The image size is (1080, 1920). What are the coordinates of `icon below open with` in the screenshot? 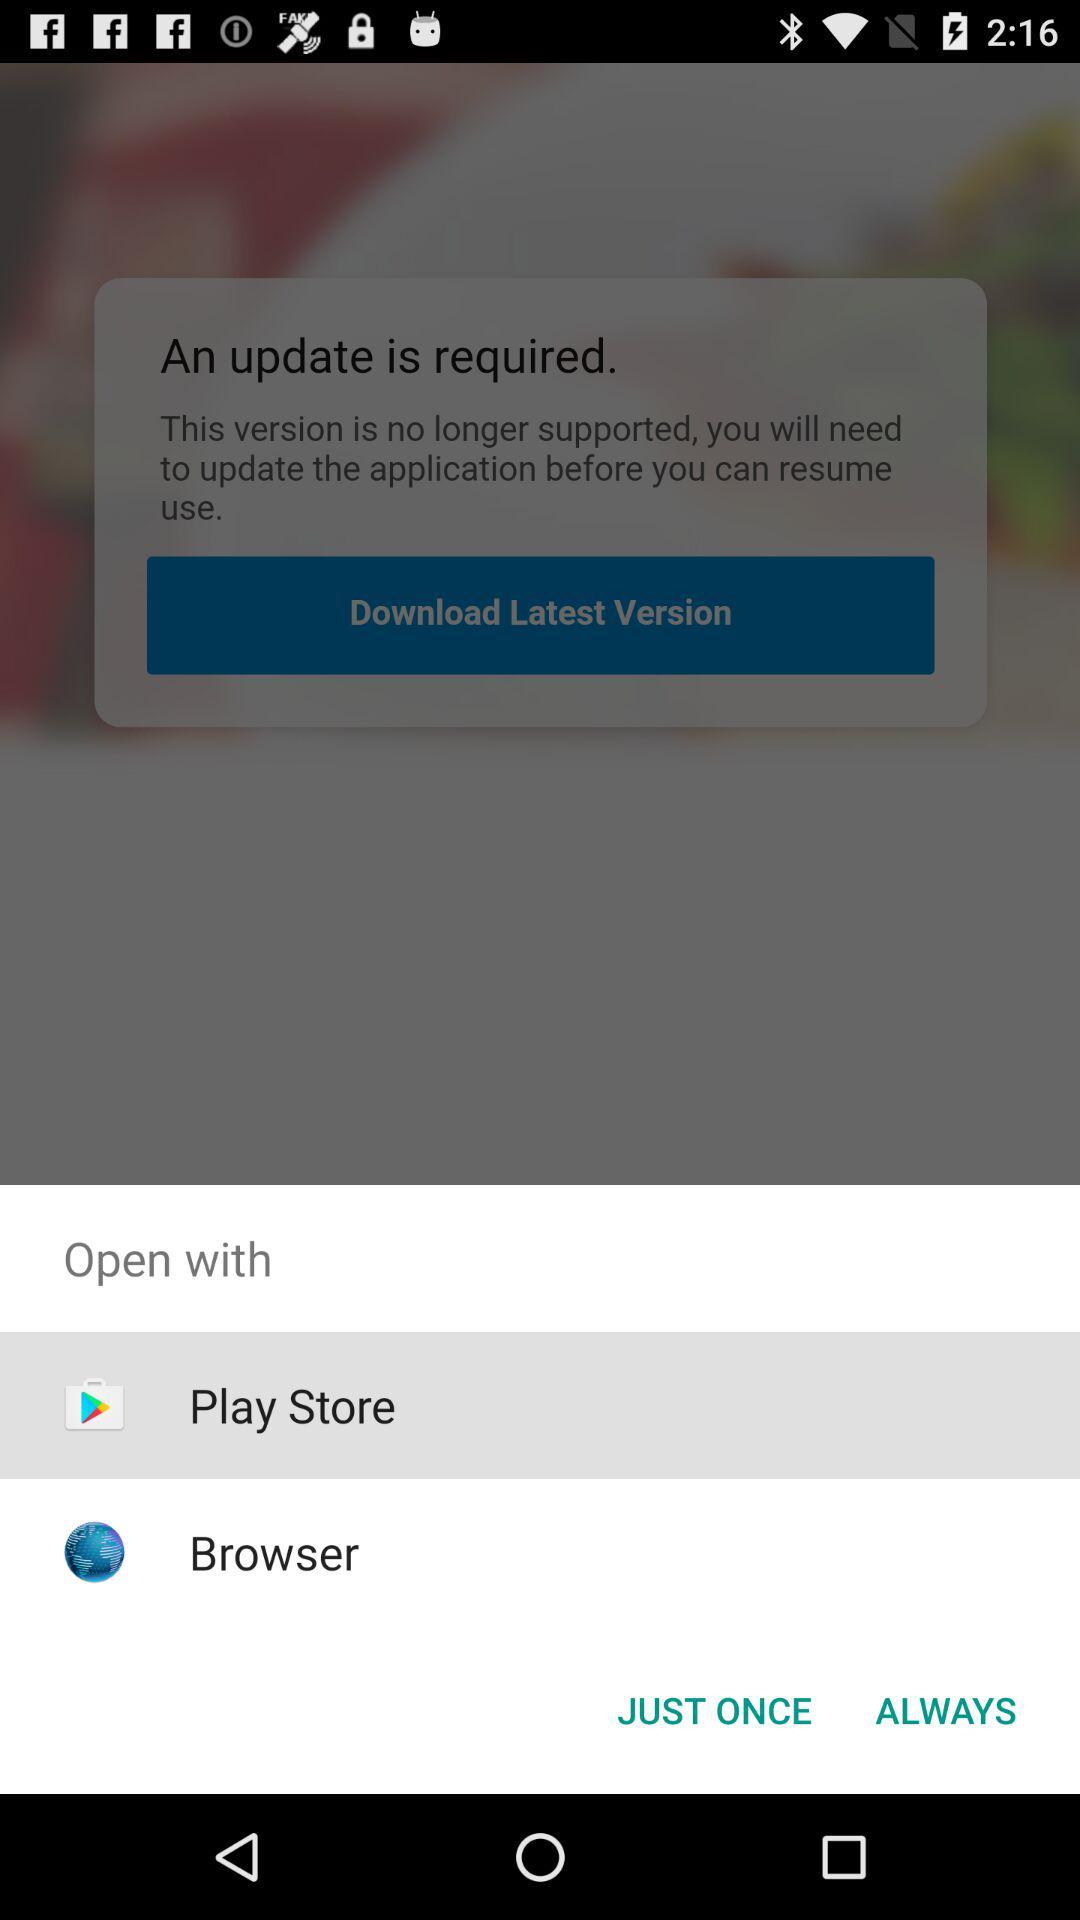 It's located at (945, 1708).